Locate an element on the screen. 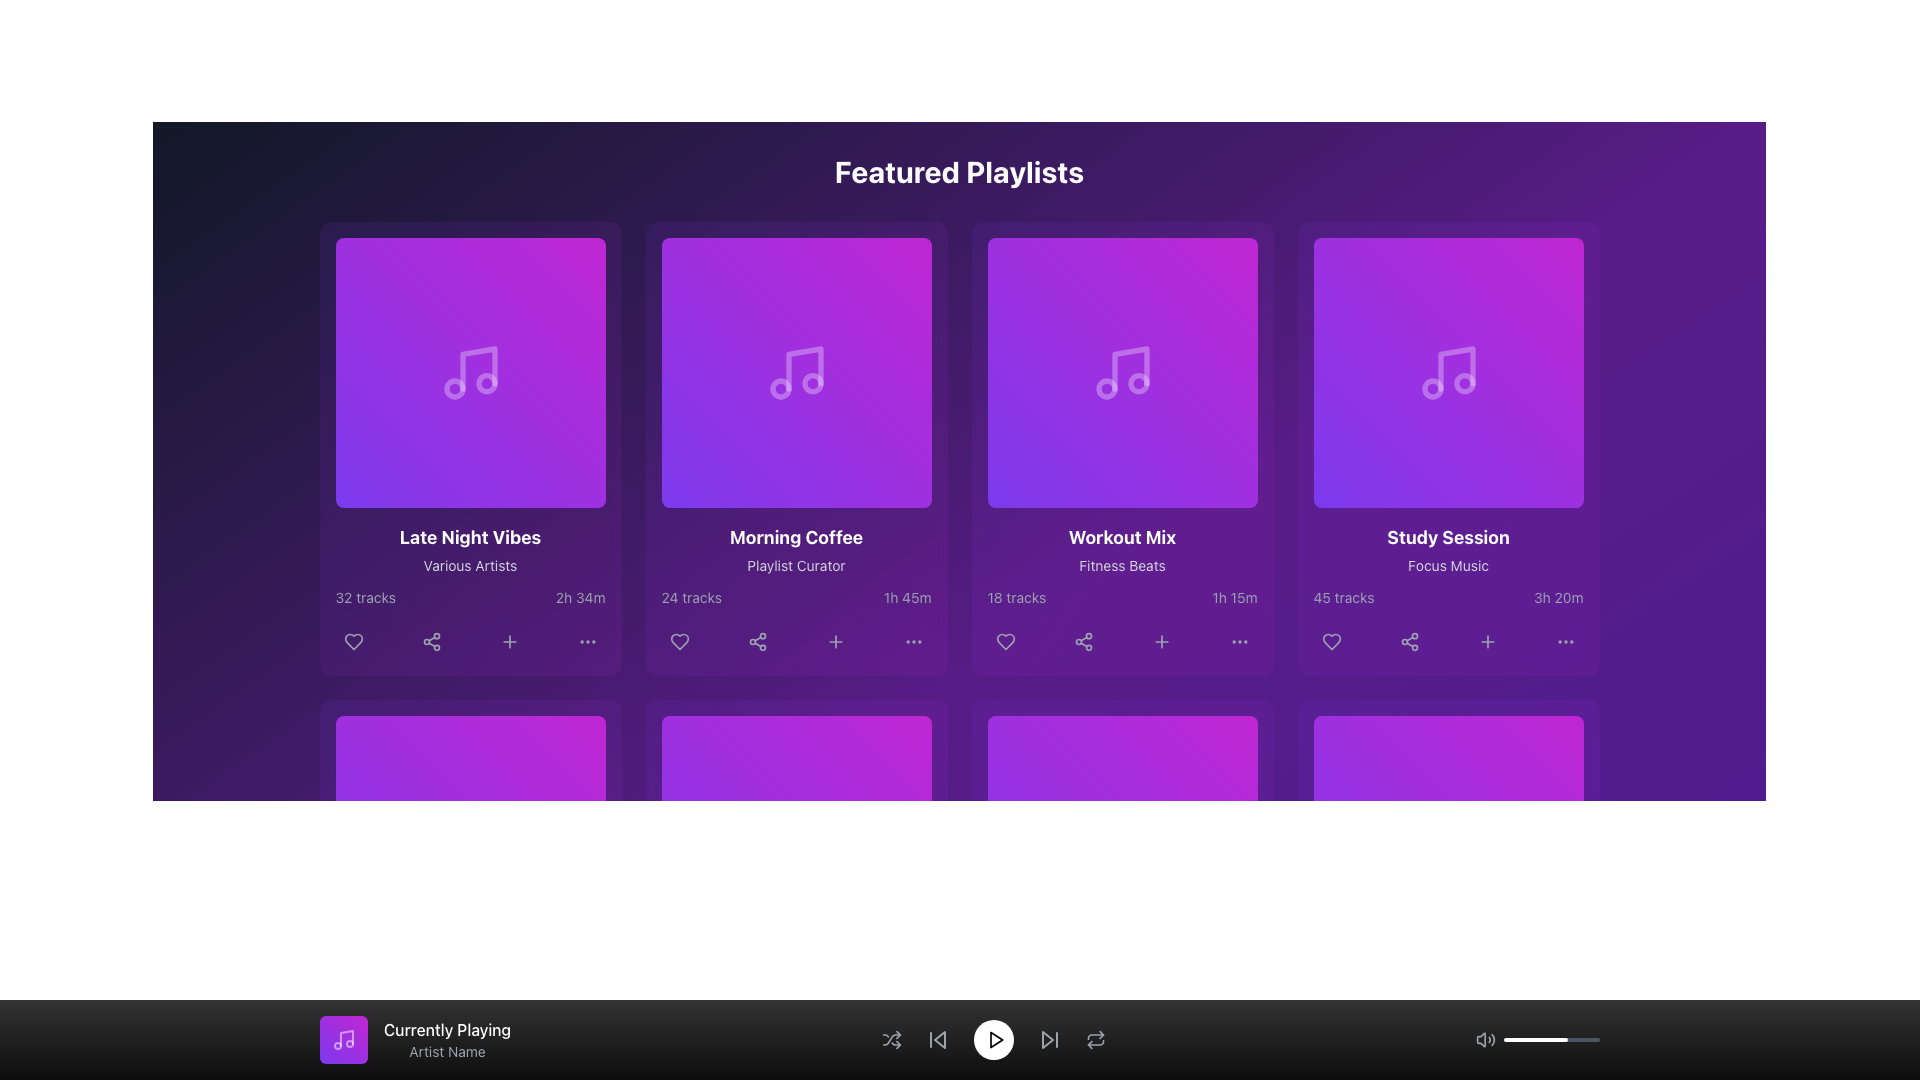  the circular play button with a translucent white background and a white play icon to play the 'Morning Coffee' playlist is located at coordinates (795, 373).